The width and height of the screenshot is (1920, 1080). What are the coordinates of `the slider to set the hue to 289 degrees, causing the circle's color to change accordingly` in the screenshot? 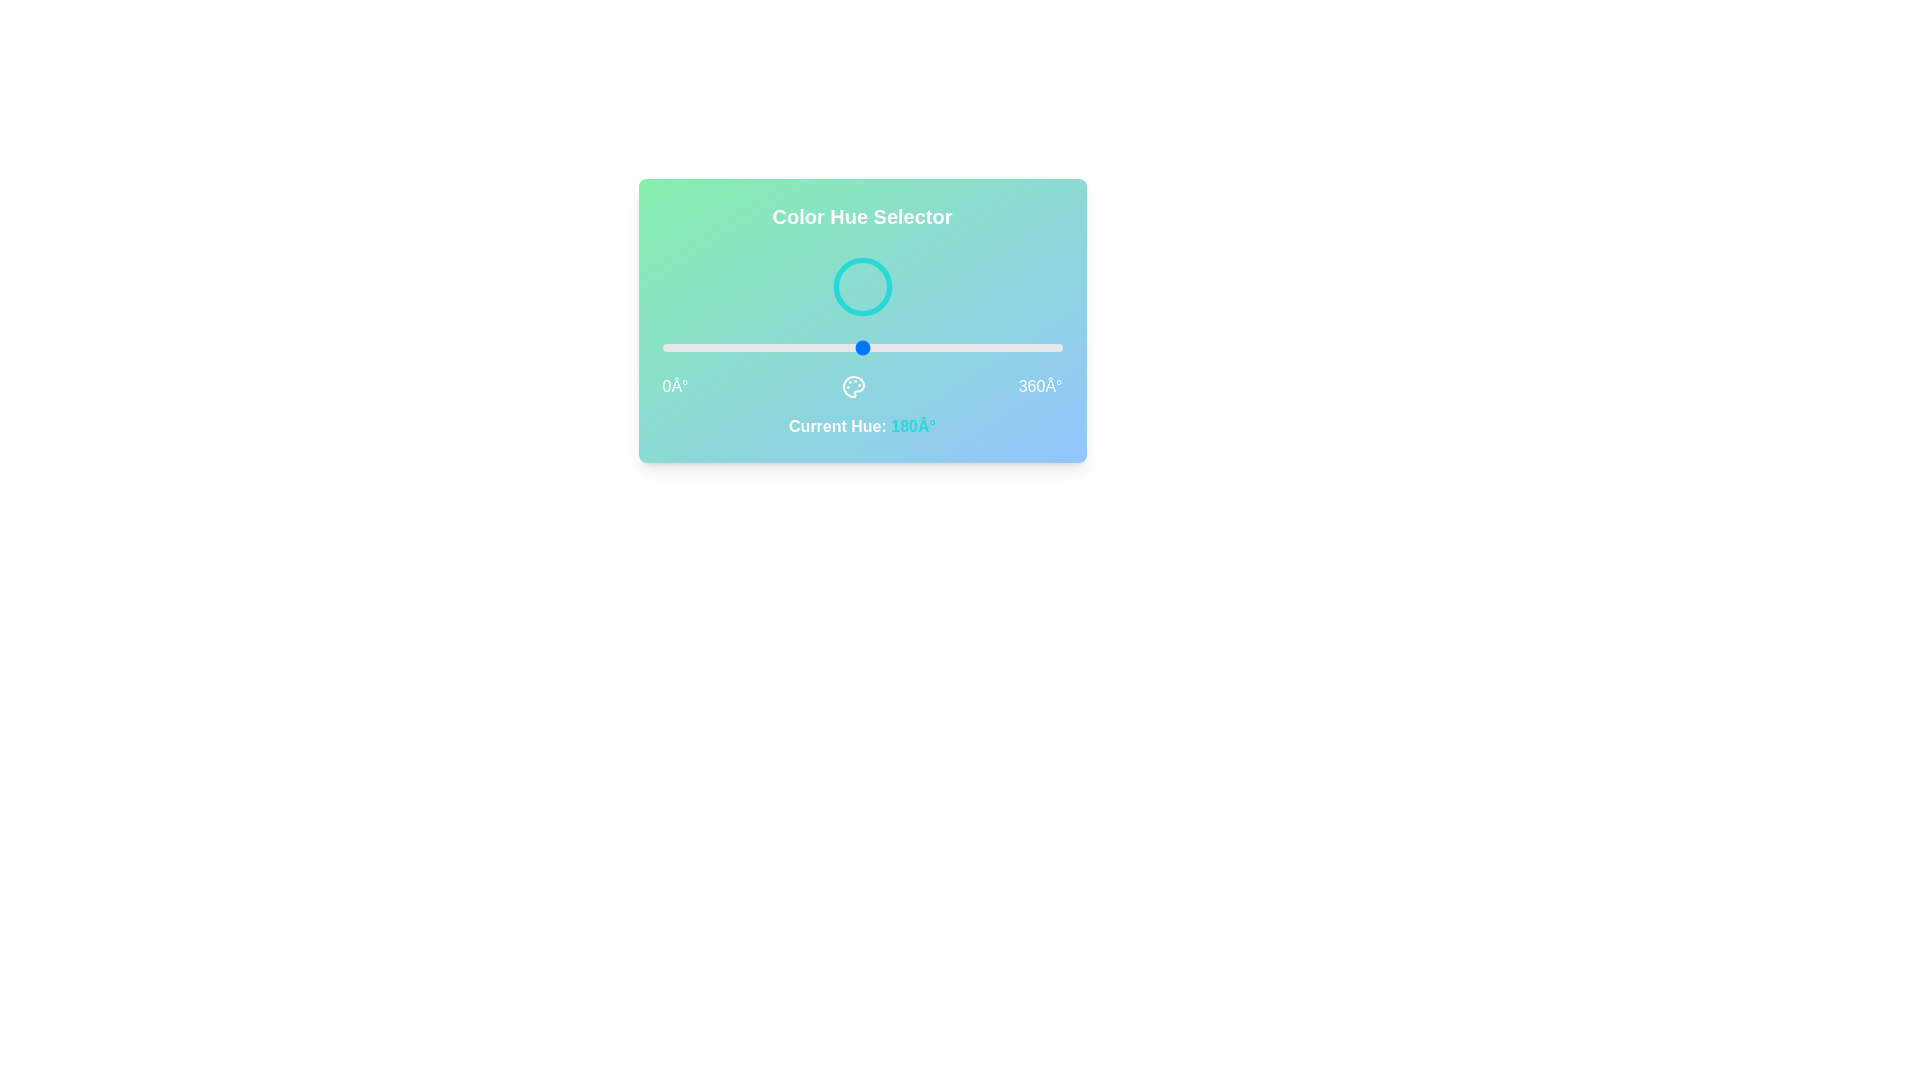 It's located at (983, 346).